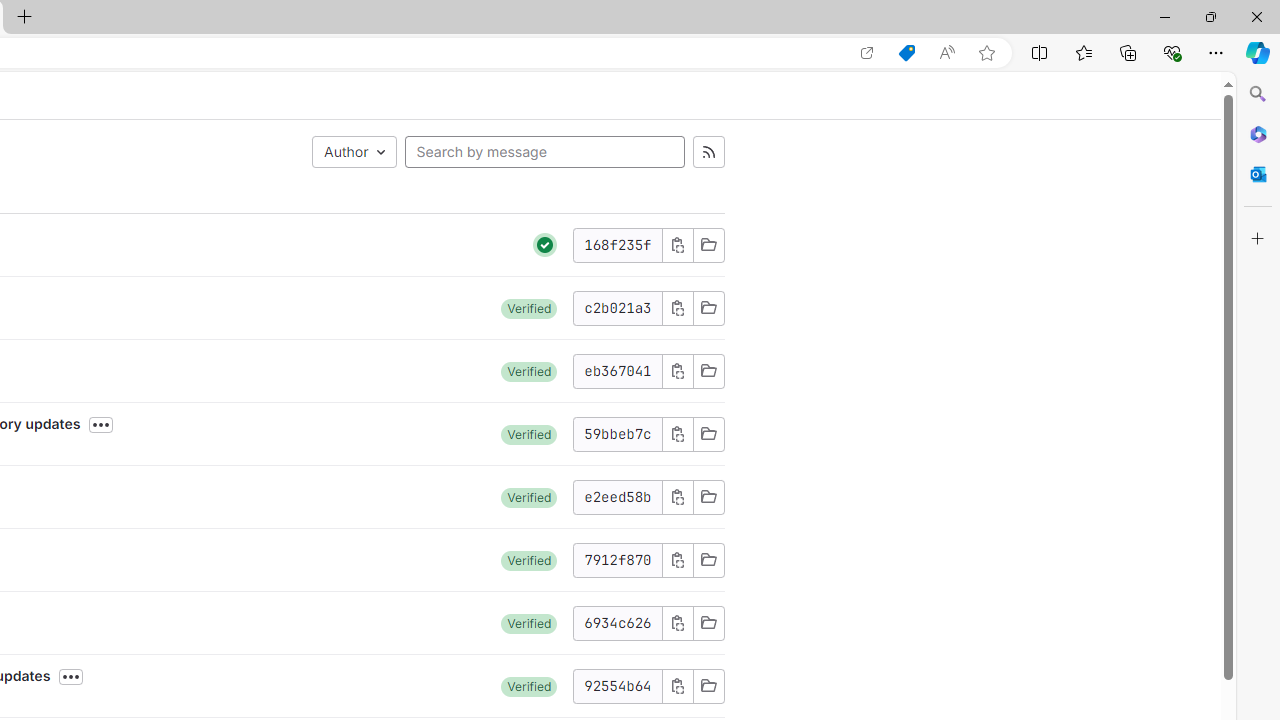 This screenshot has width=1280, height=720. What do you see at coordinates (545, 244) in the screenshot?
I see `'Pipeline: passed'` at bounding box center [545, 244].